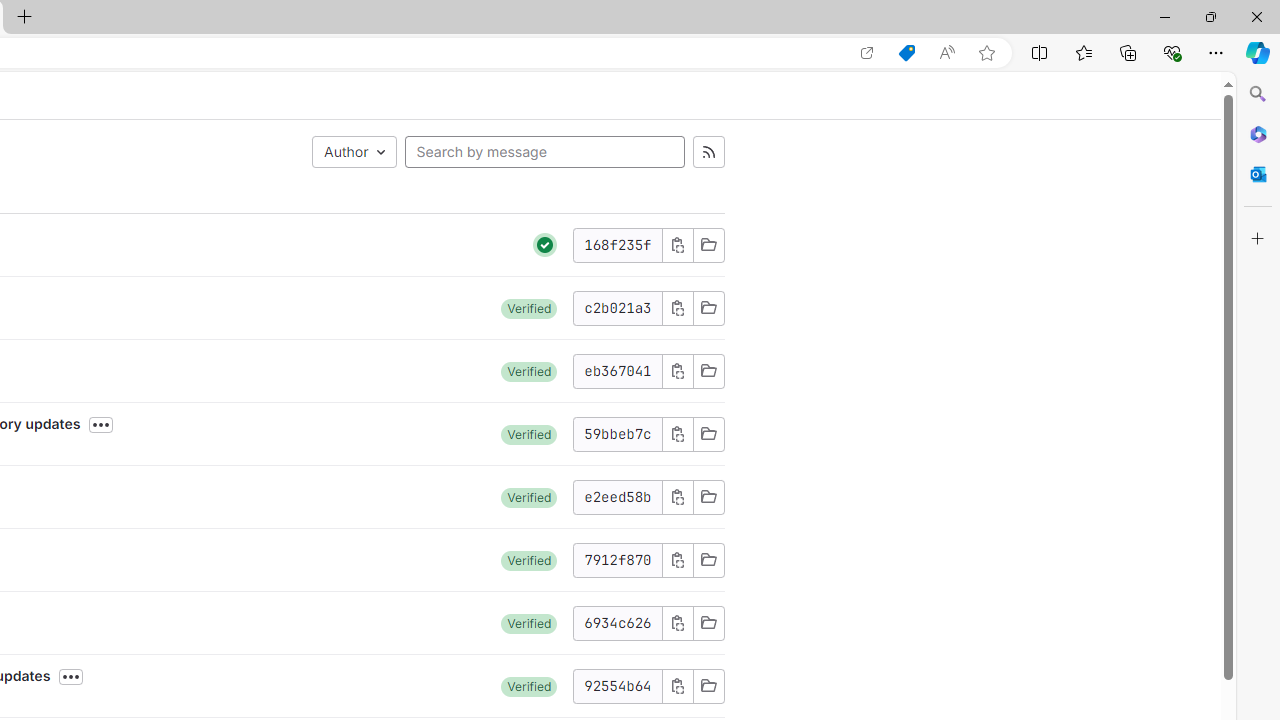 This screenshot has width=1280, height=720. What do you see at coordinates (545, 244) in the screenshot?
I see `'Pipeline: passed'` at bounding box center [545, 244].